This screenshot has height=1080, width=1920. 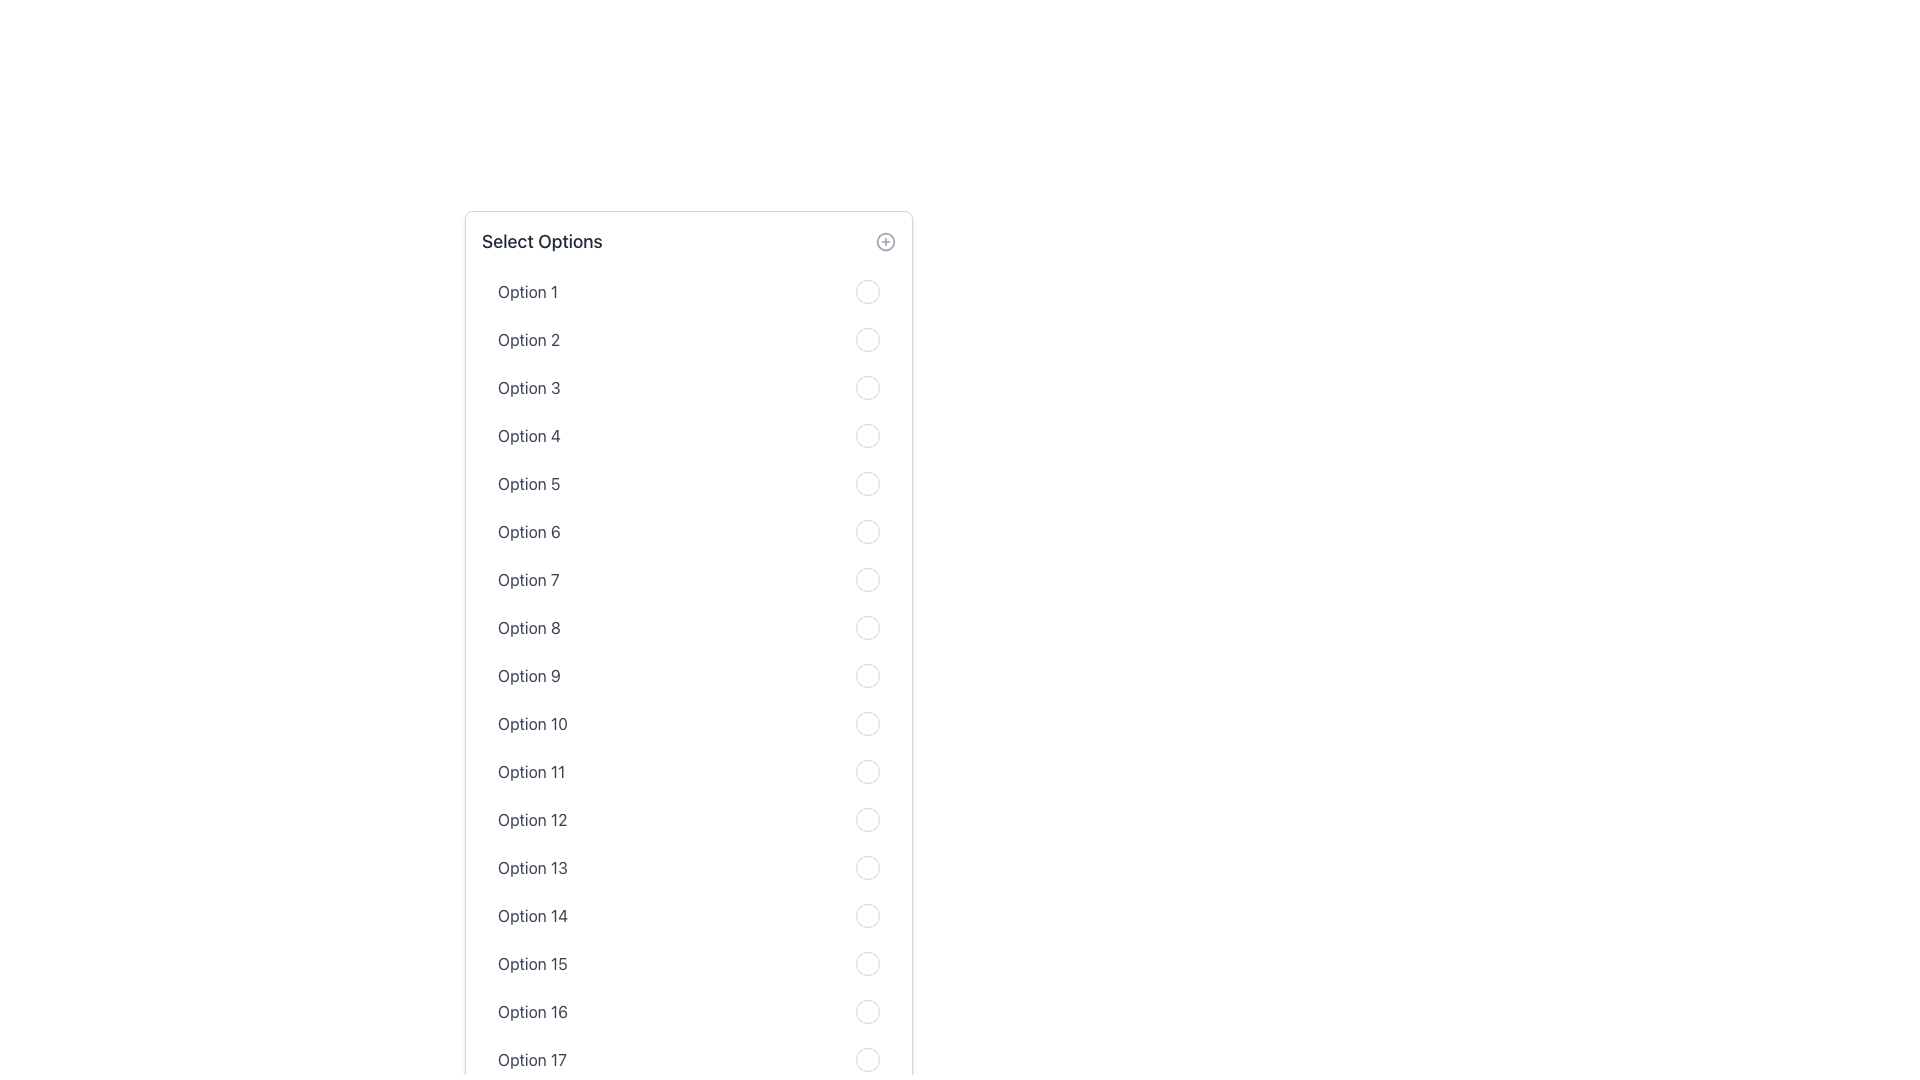 What do you see at coordinates (868, 1011) in the screenshot?
I see `the radio button for 'Option 16'` at bounding box center [868, 1011].